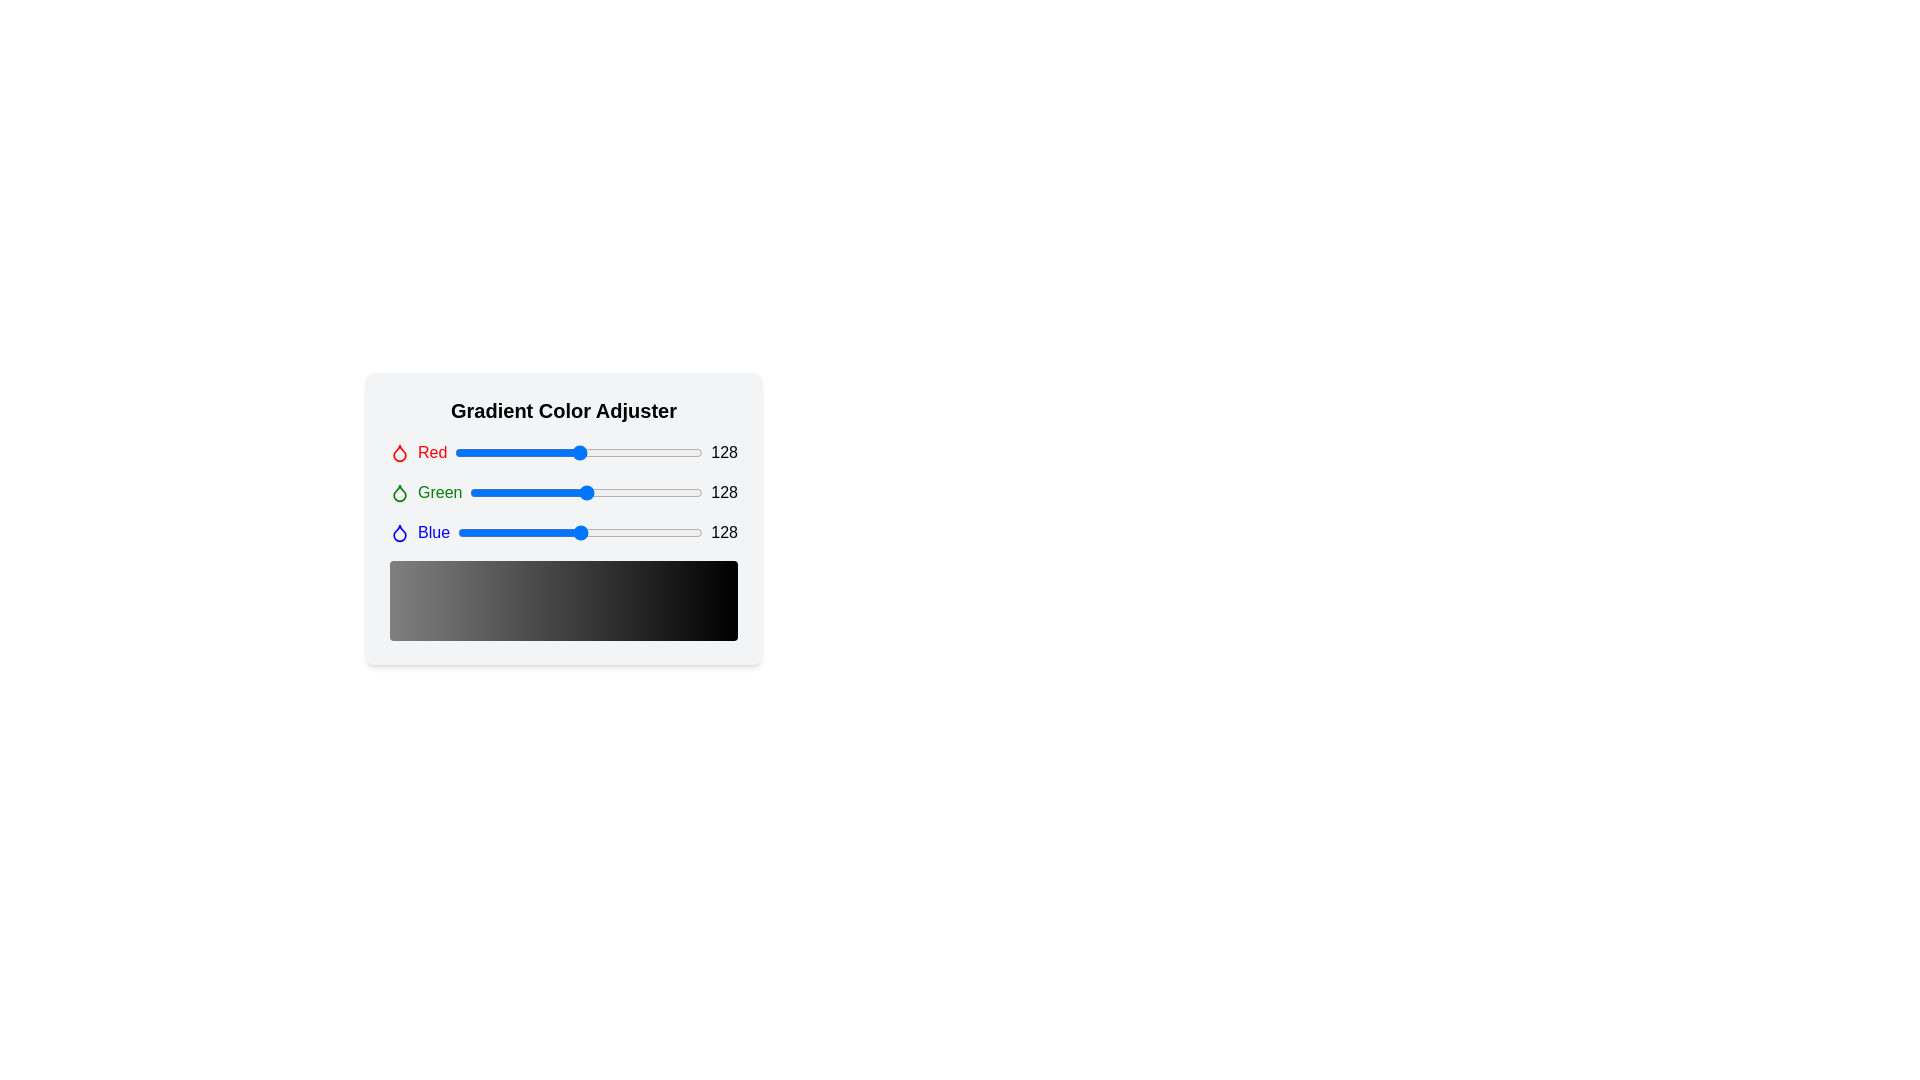 This screenshot has width=1920, height=1080. I want to click on the blue color slider to 197, so click(647, 531).